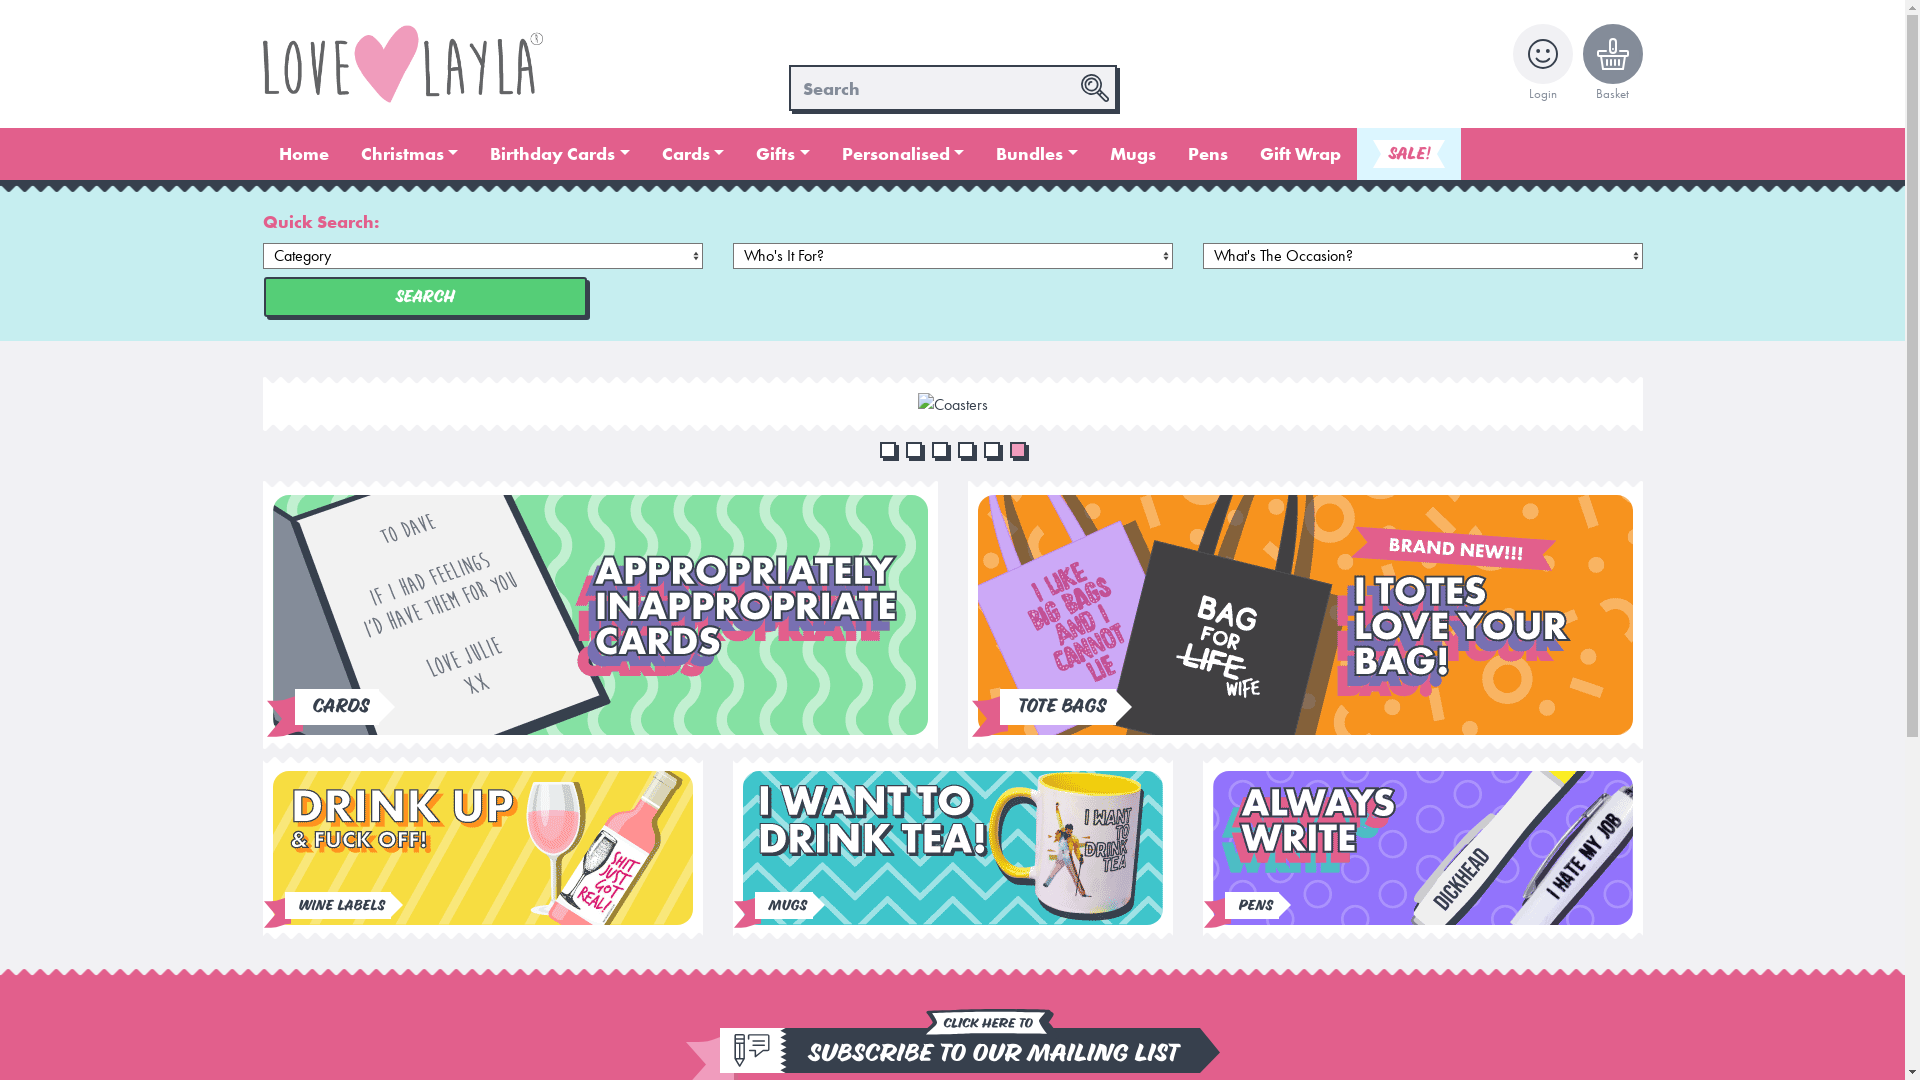 Image resolution: width=1920 pixels, height=1080 pixels. What do you see at coordinates (301, 153) in the screenshot?
I see `'Home` at bounding box center [301, 153].